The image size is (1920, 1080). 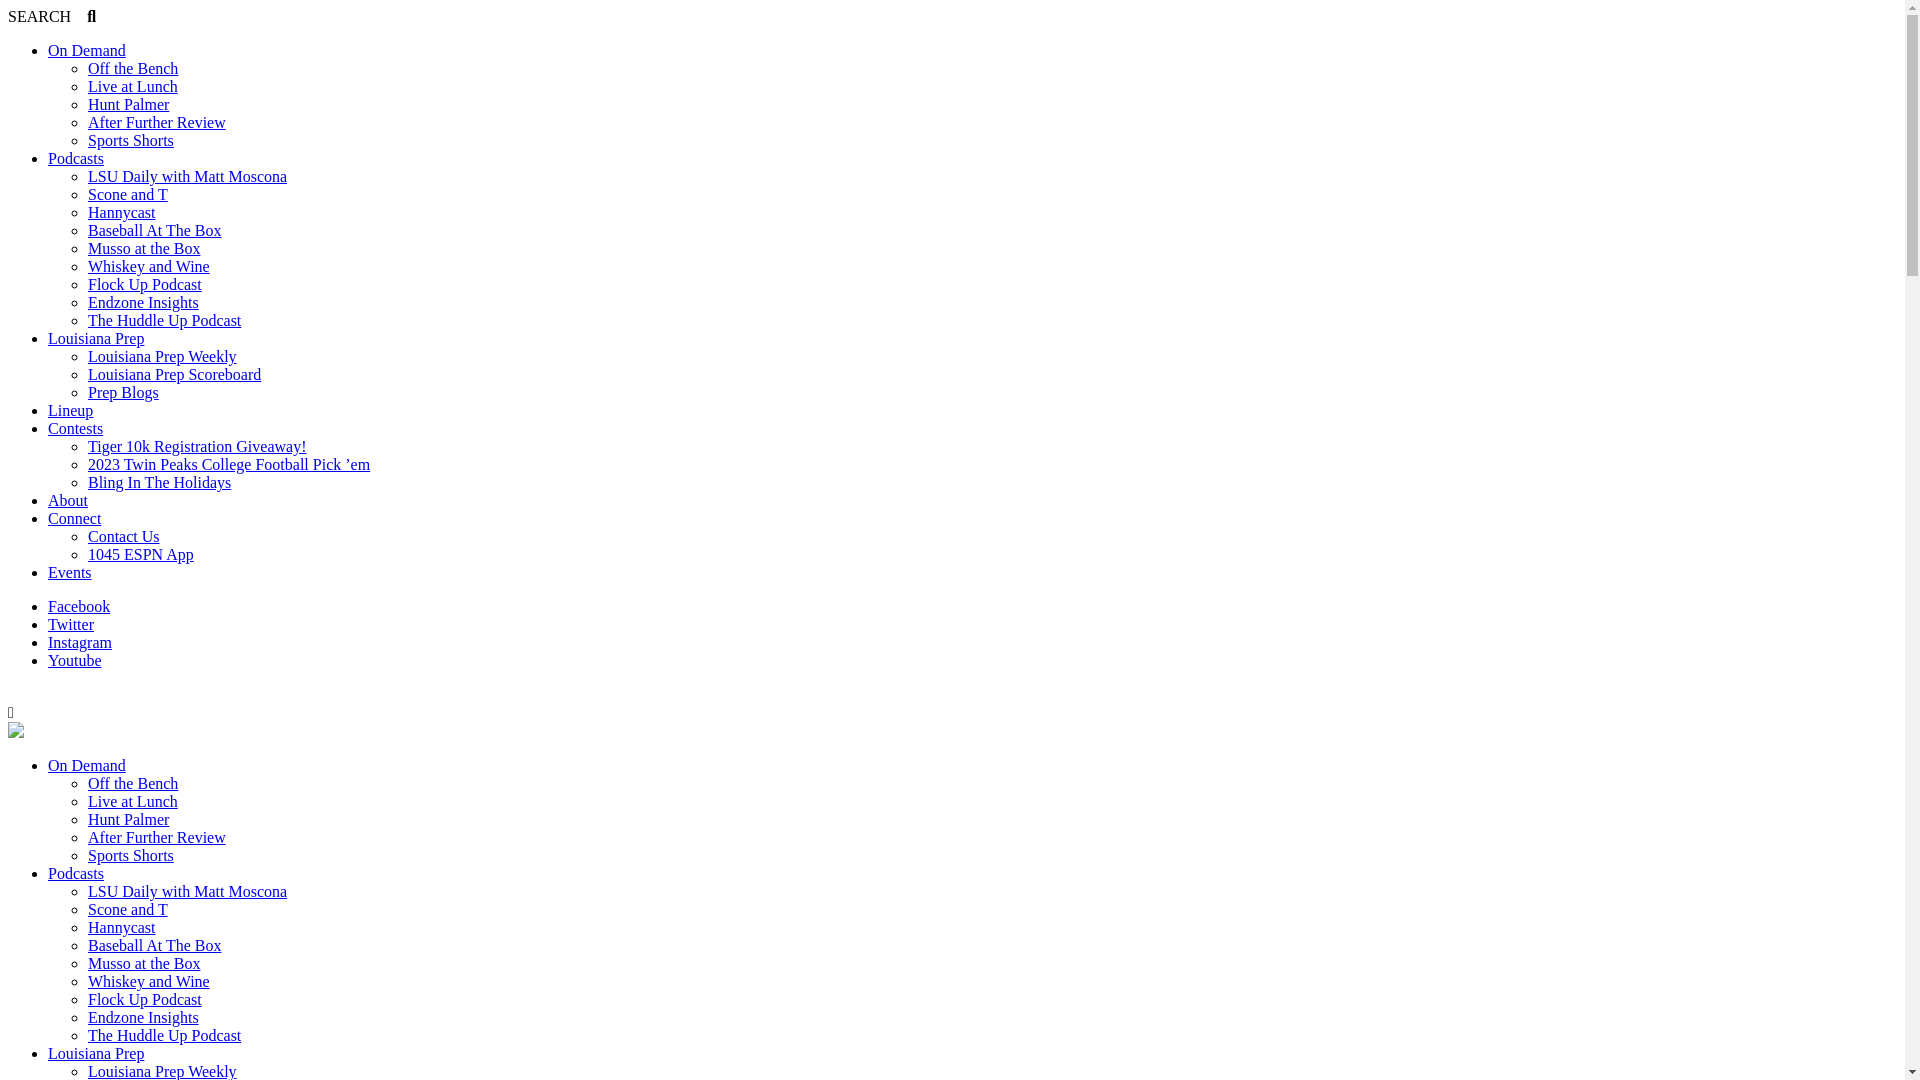 I want to click on 'Podcasts', so click(x=76, y=157).